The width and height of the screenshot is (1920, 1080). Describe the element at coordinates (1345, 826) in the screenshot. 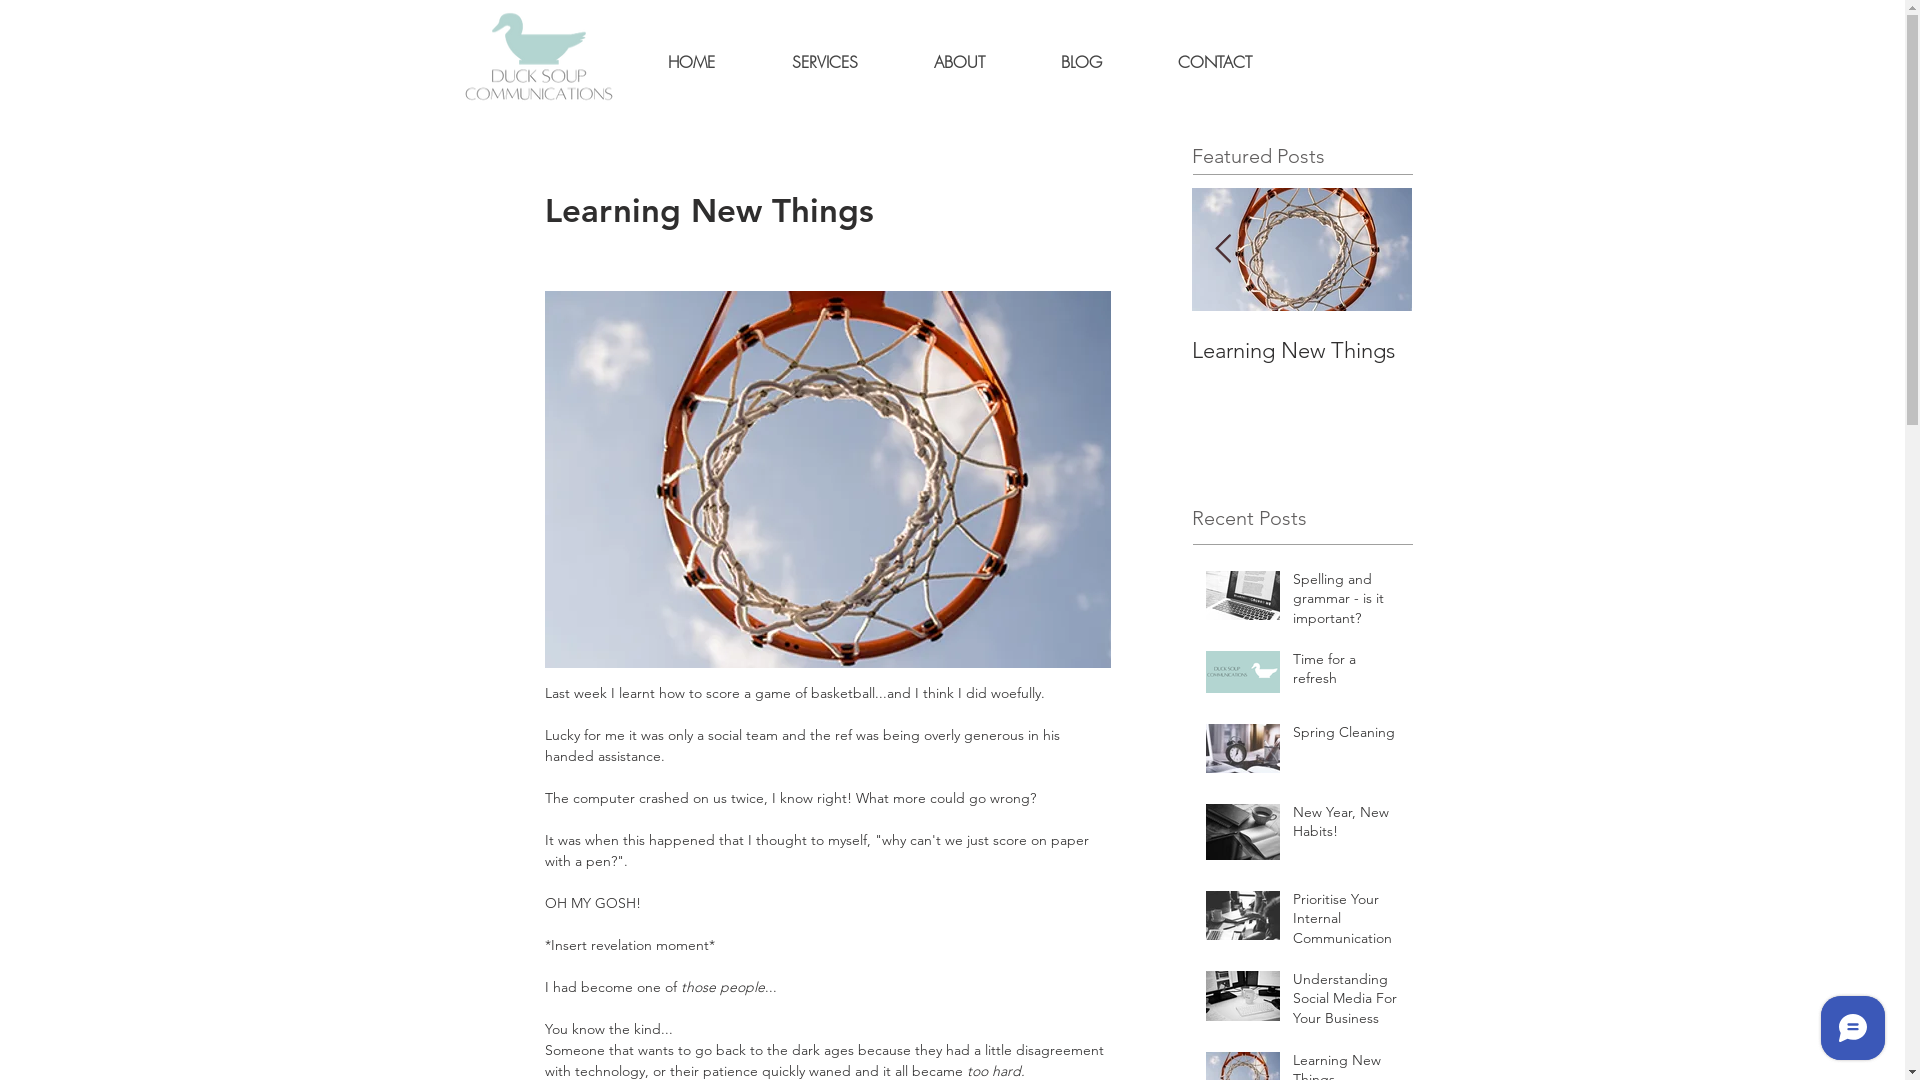

I see `'New Year, New Habits!'` at that location.